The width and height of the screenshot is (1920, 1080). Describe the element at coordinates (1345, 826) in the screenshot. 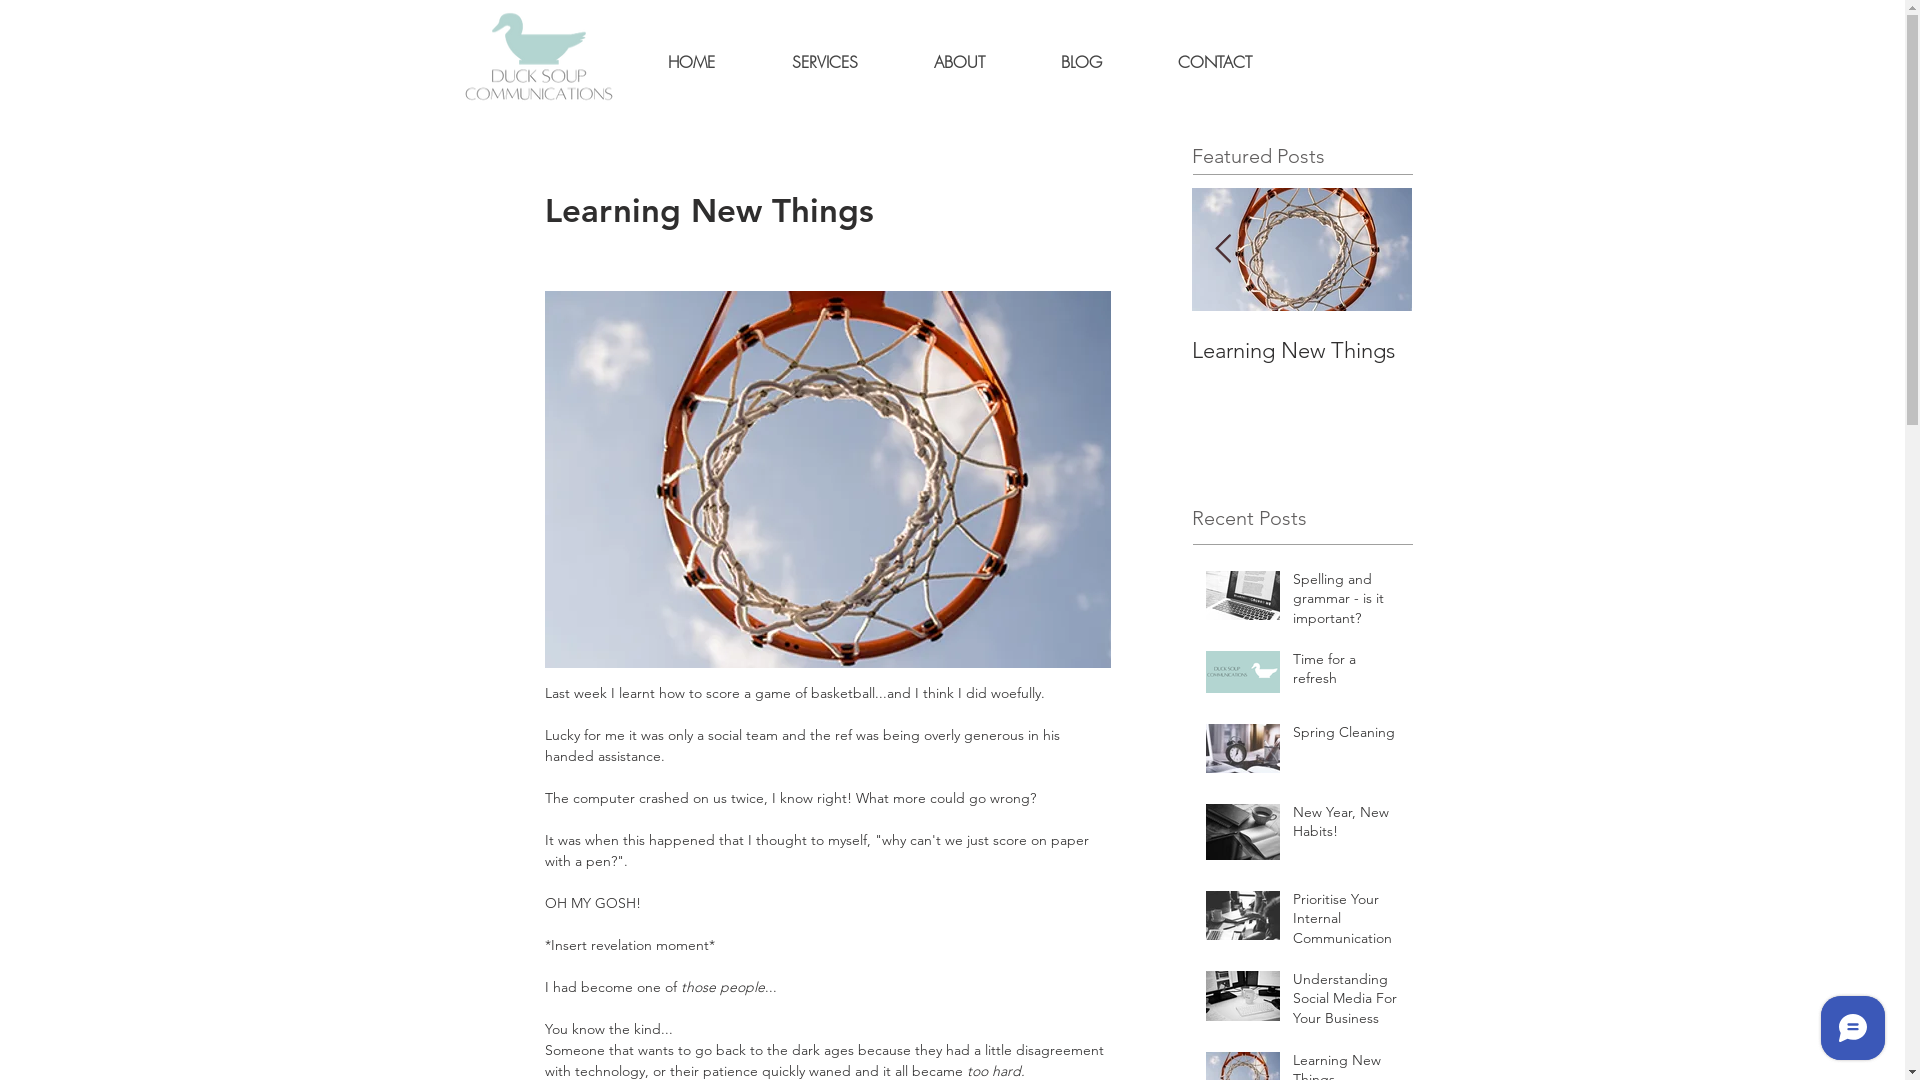

I see `'New Year, New Habits!'` at that location.